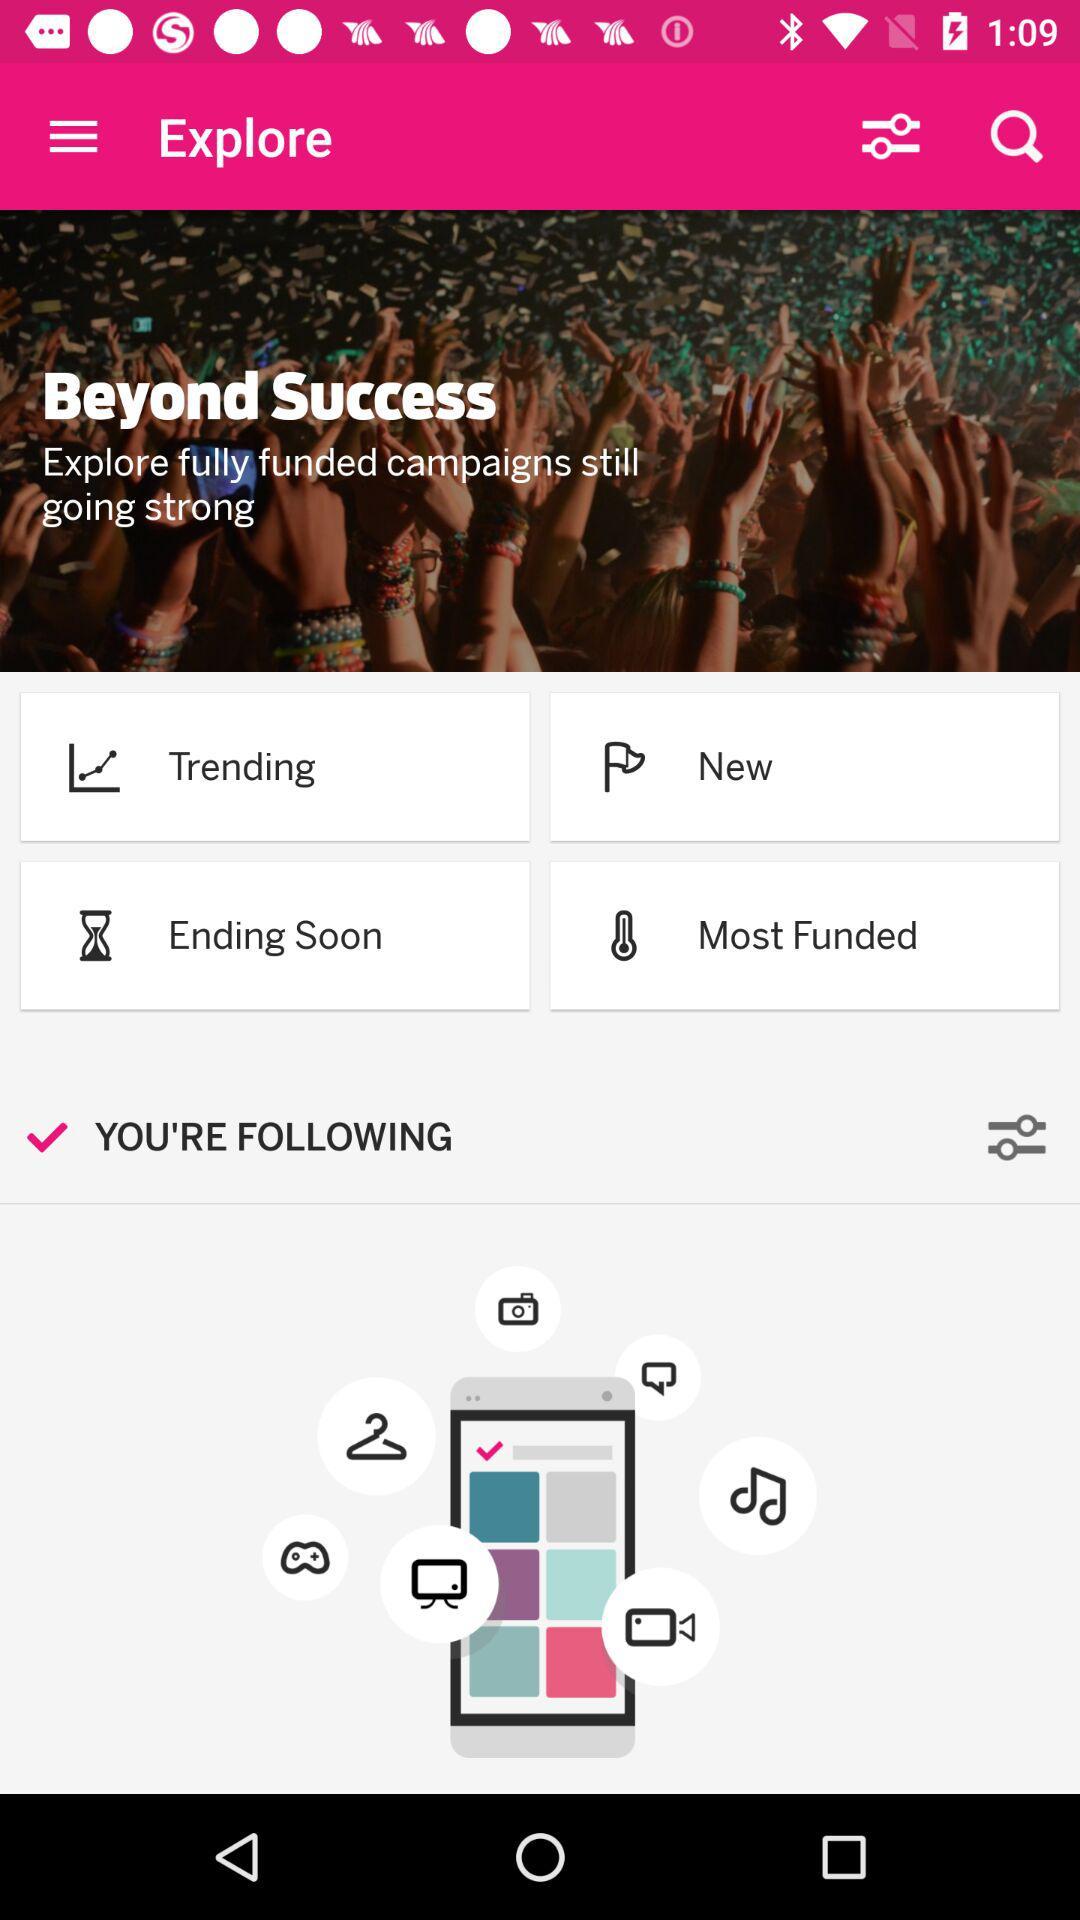 This screenshot has height=1920, width=1080. I want to click on the icon next to the trending, so click(94, 765).